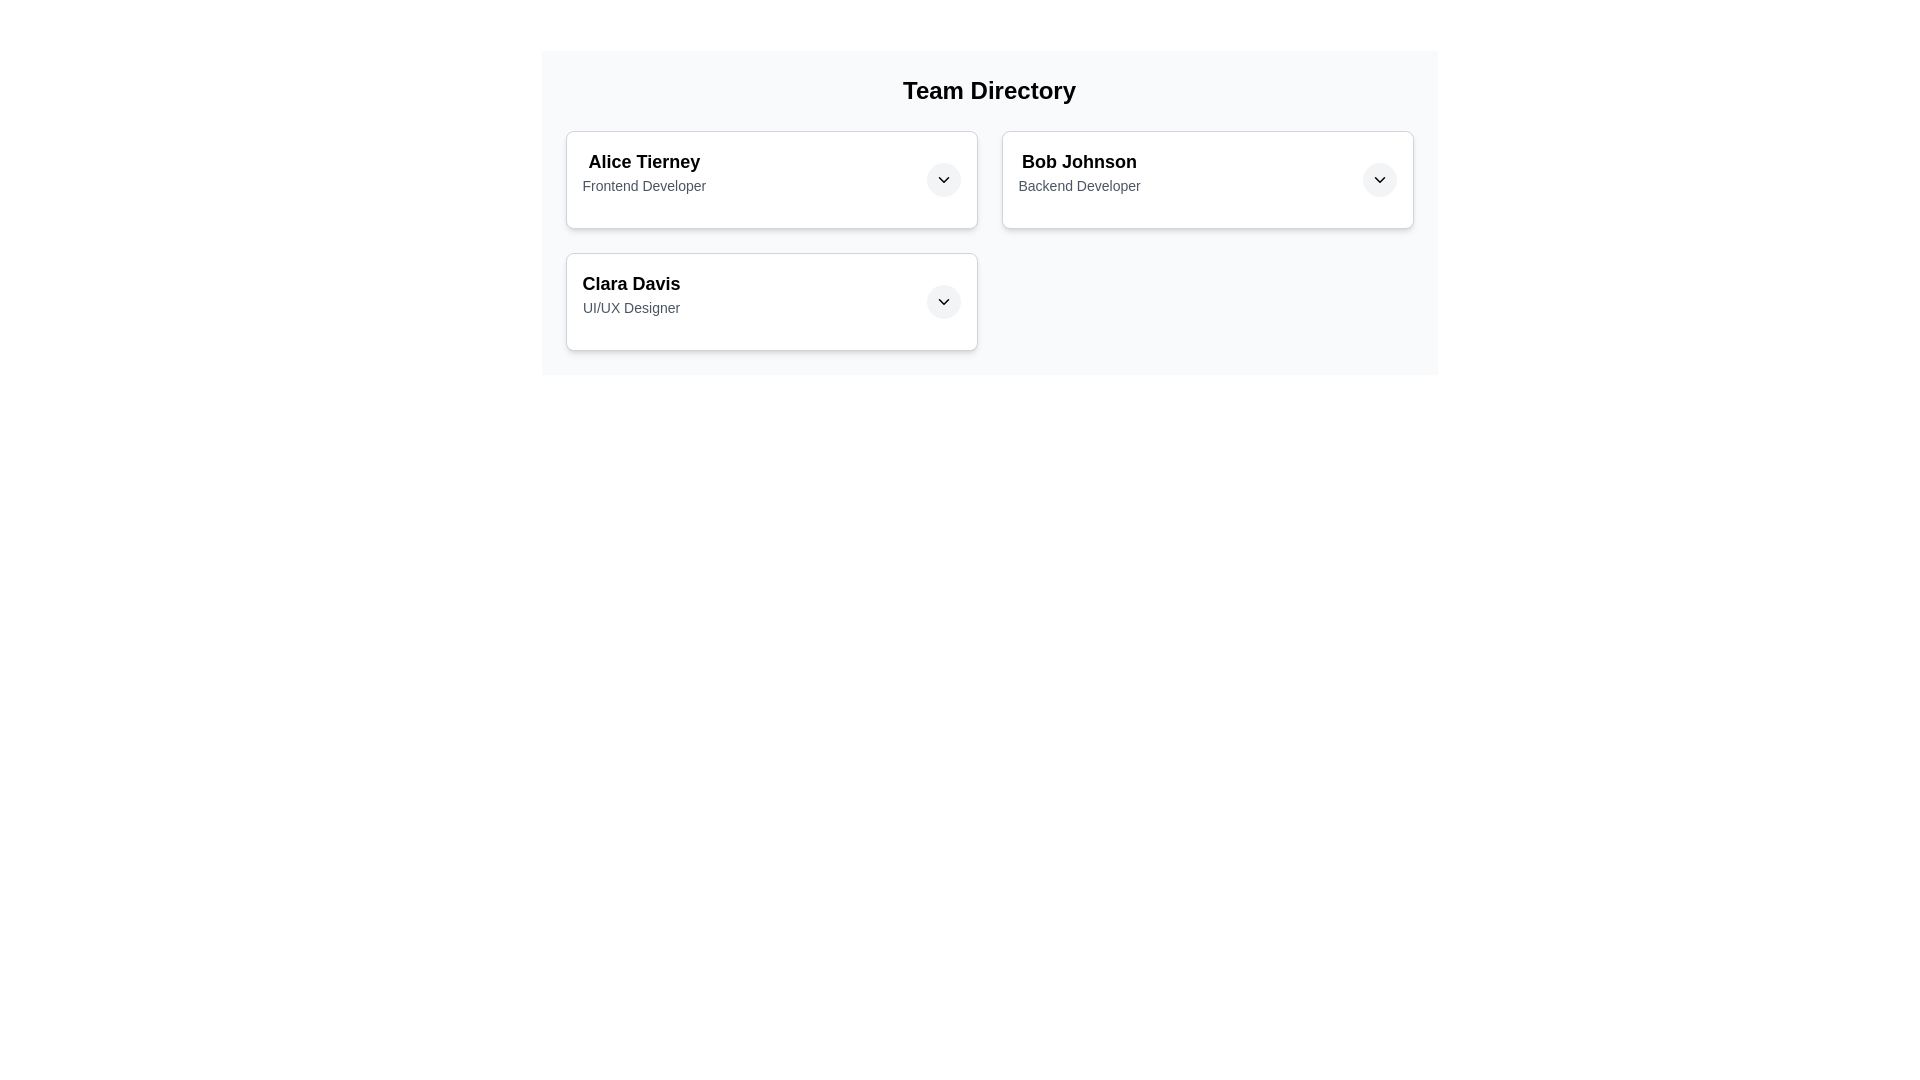 This screenshot has width=1920, height=1080. Describe the element at coordinates (942, 301) in the screenshot. I see `the SVG icon in the button located on the third card representing Clara Davis` at that location.